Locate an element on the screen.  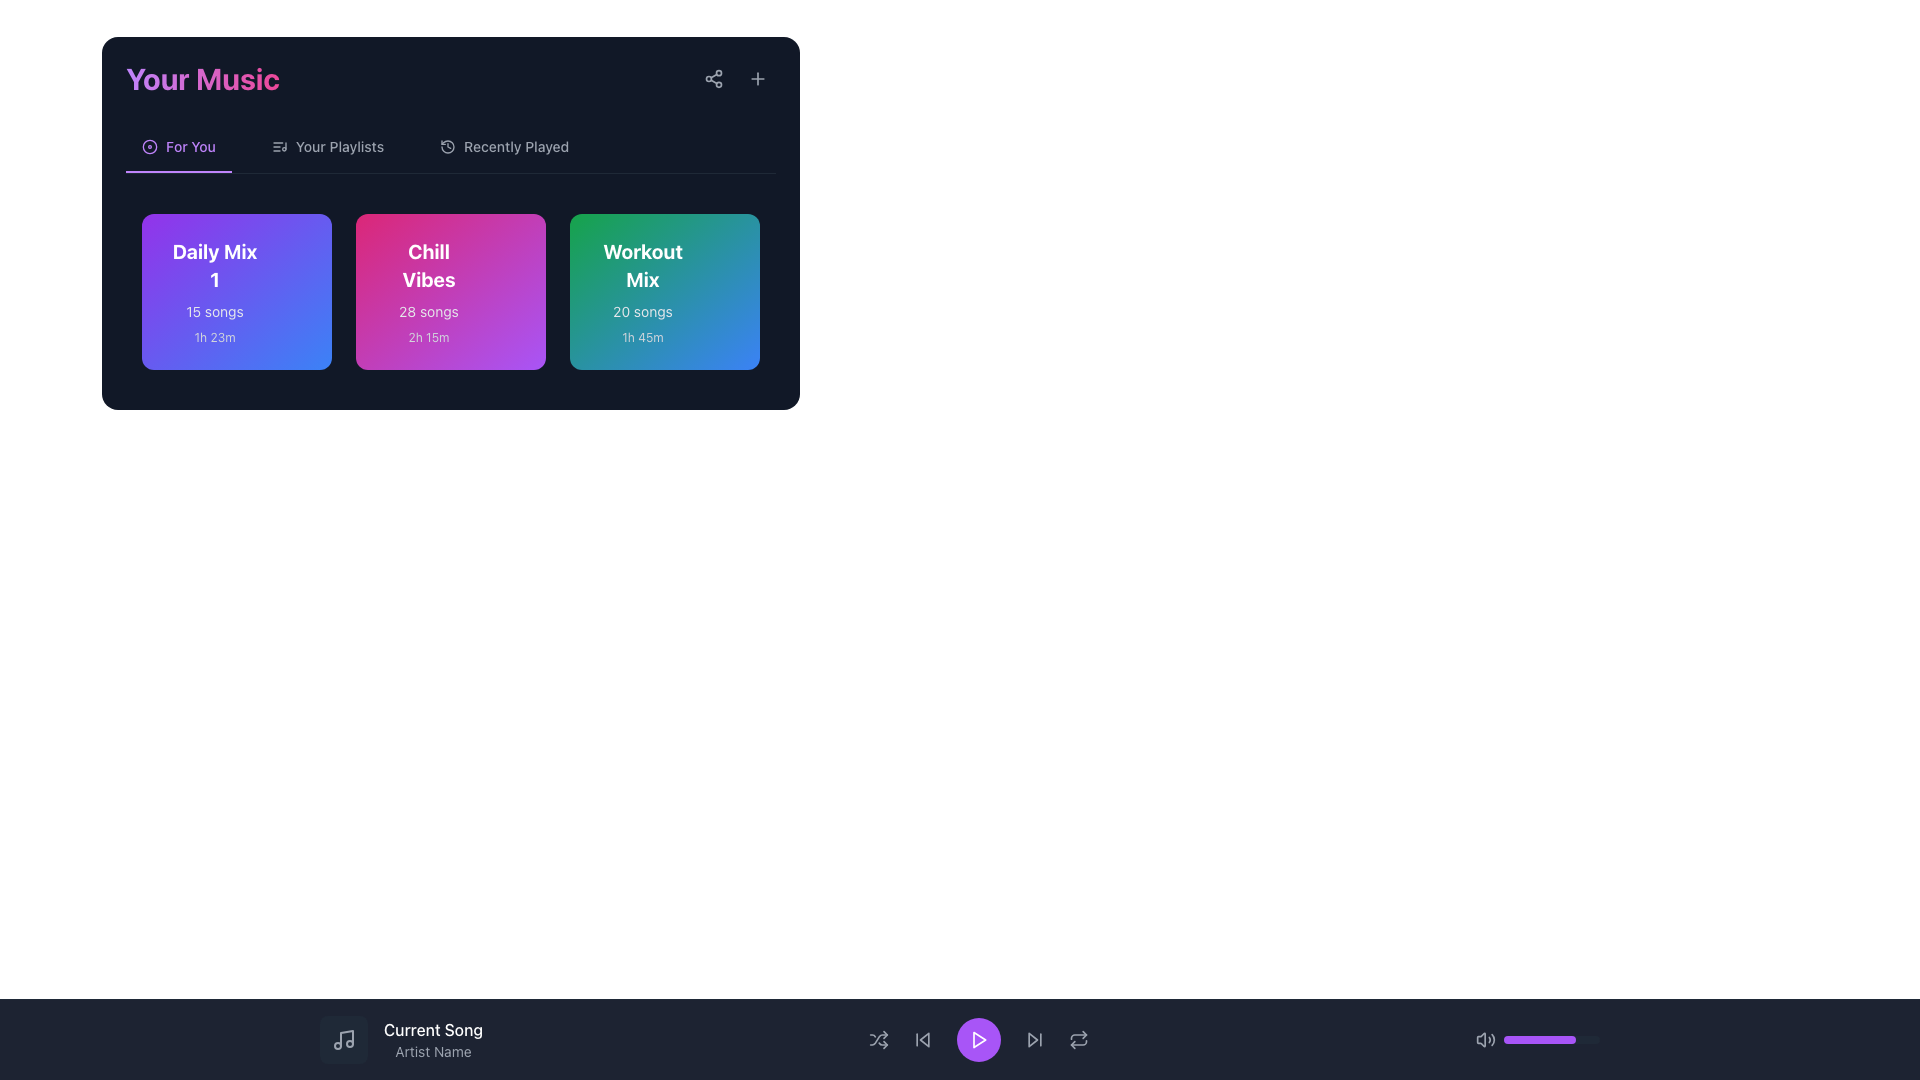
the 'Workout Mix' playlist card is located at coordinates (643, 292).